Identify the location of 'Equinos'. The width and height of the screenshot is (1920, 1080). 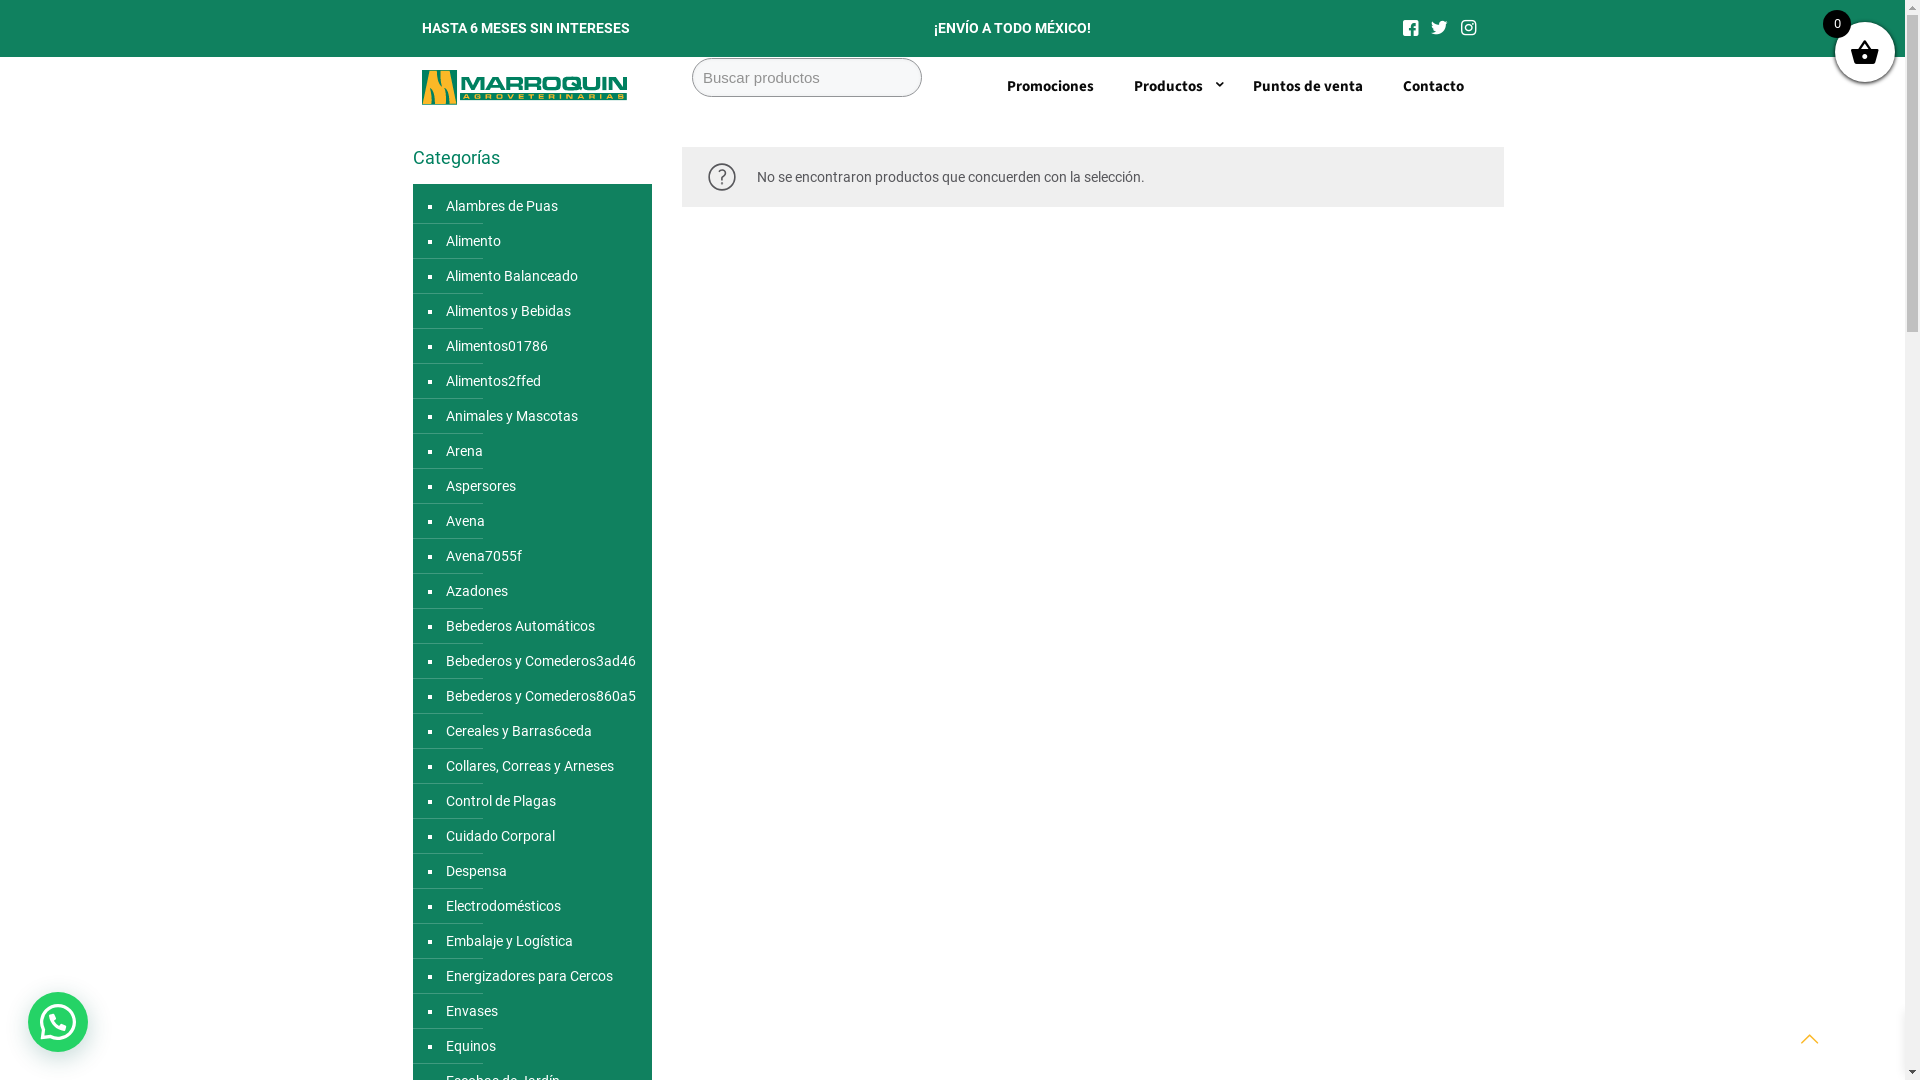
(440, 1045).